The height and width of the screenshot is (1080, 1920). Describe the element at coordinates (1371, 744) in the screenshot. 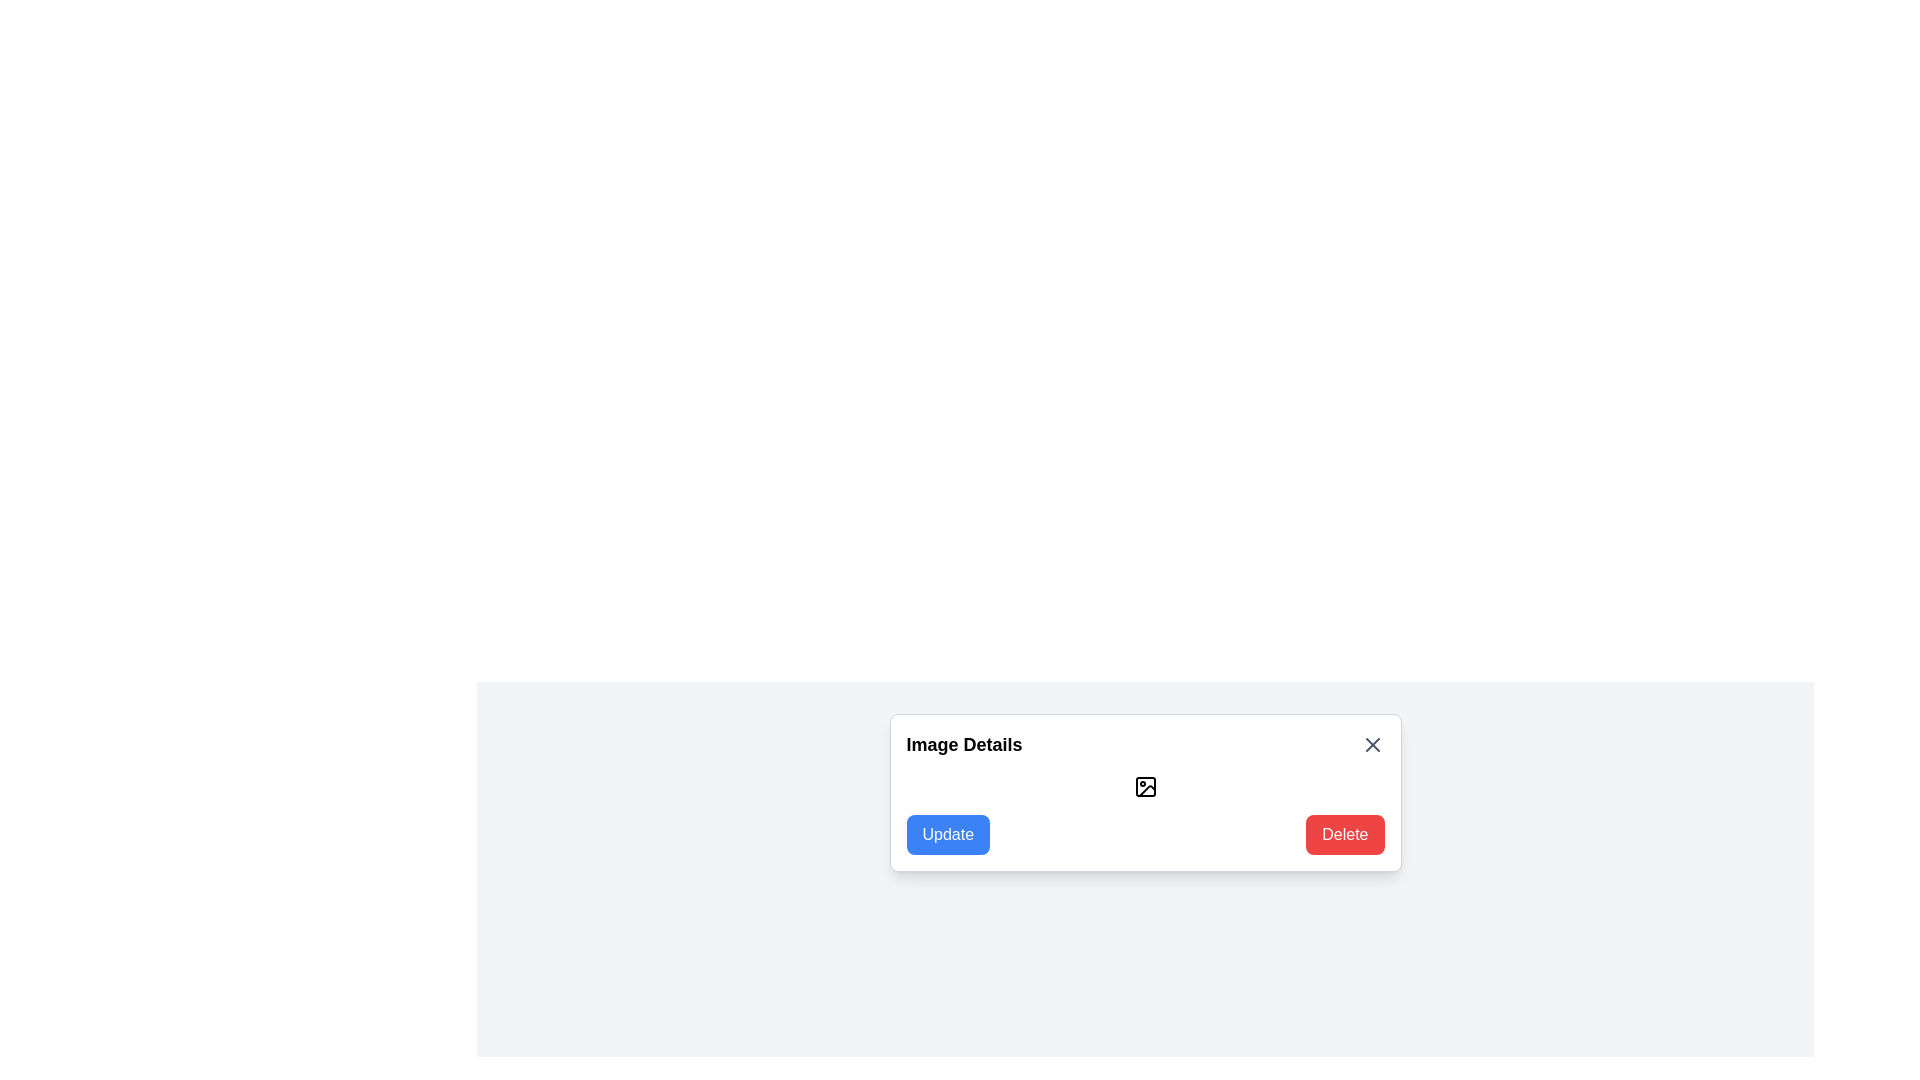

I see `the close button in the 'Image Details' modal` at that location.